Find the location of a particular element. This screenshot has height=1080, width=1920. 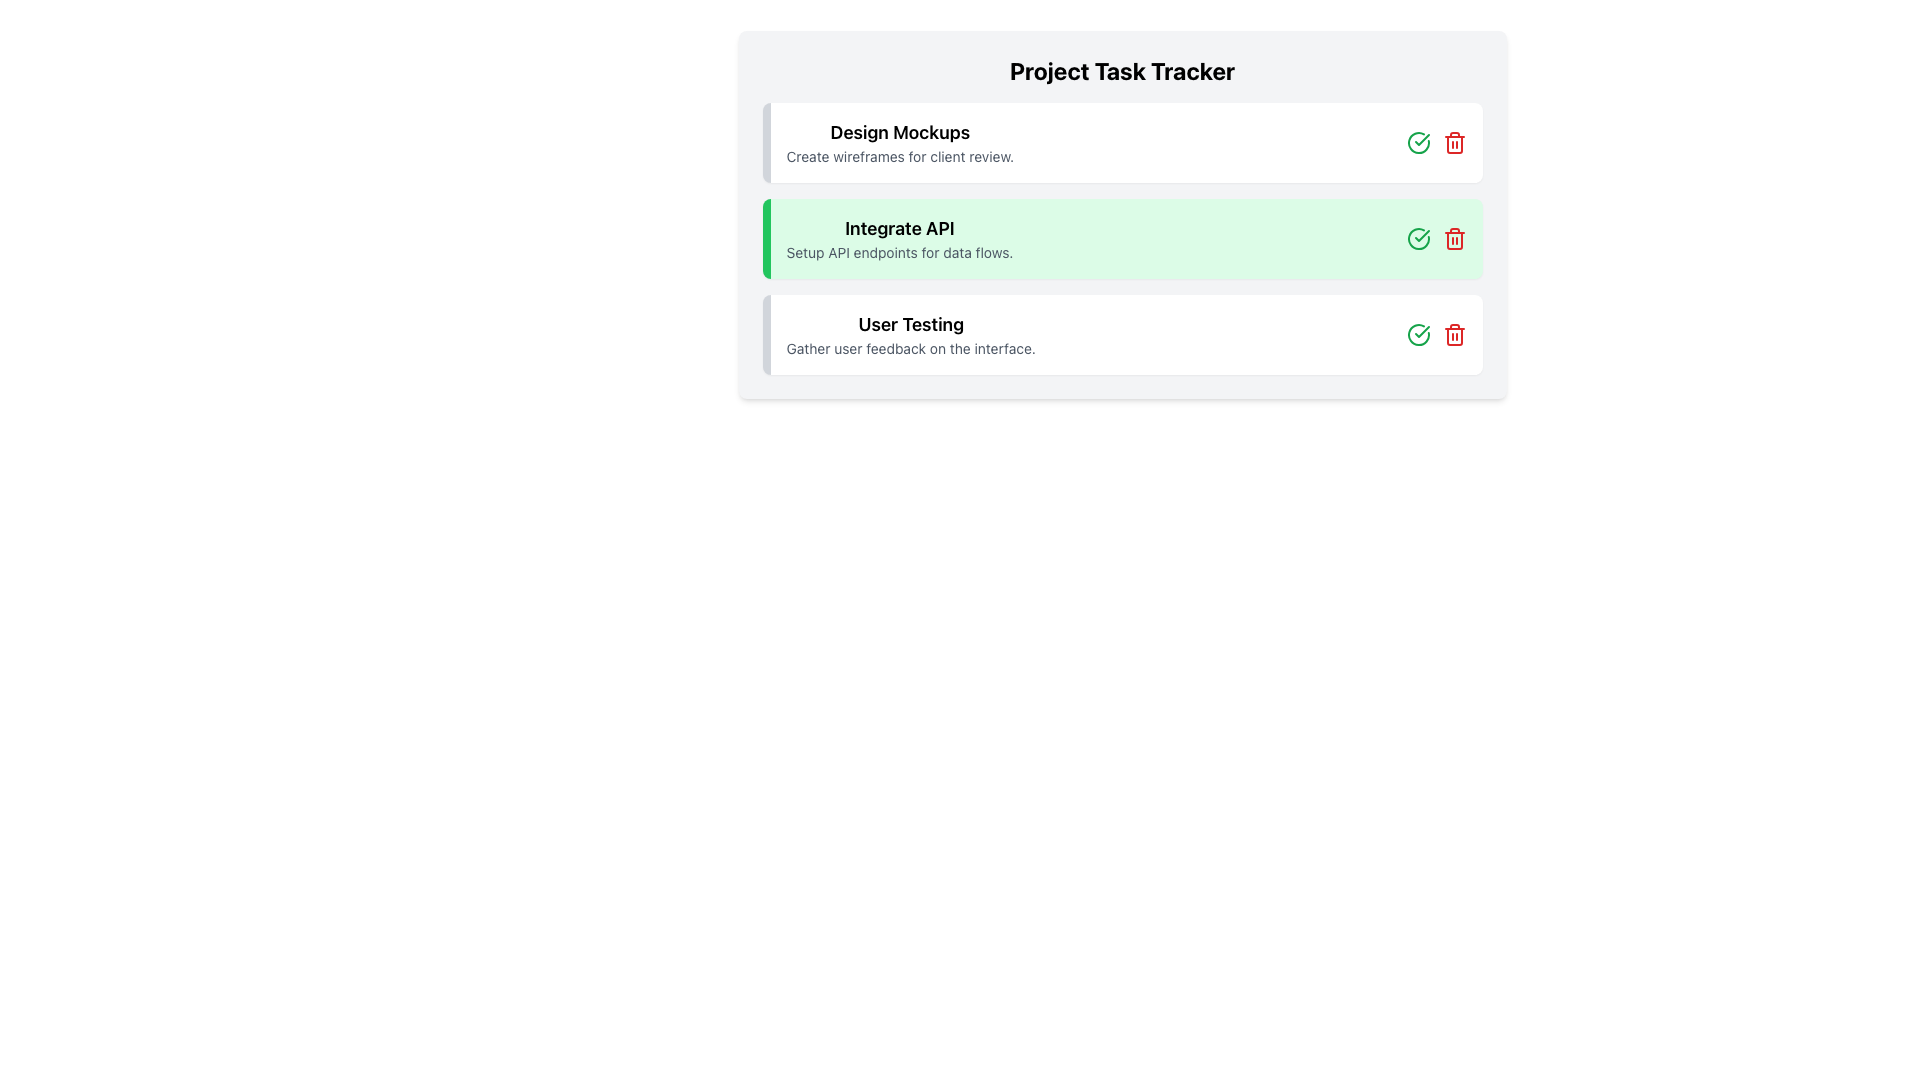

the interactive icon indicating the completion status of the 'Integrate API' task in the 'Project Task Tracker' interface is located at coordinates (1417, 238).